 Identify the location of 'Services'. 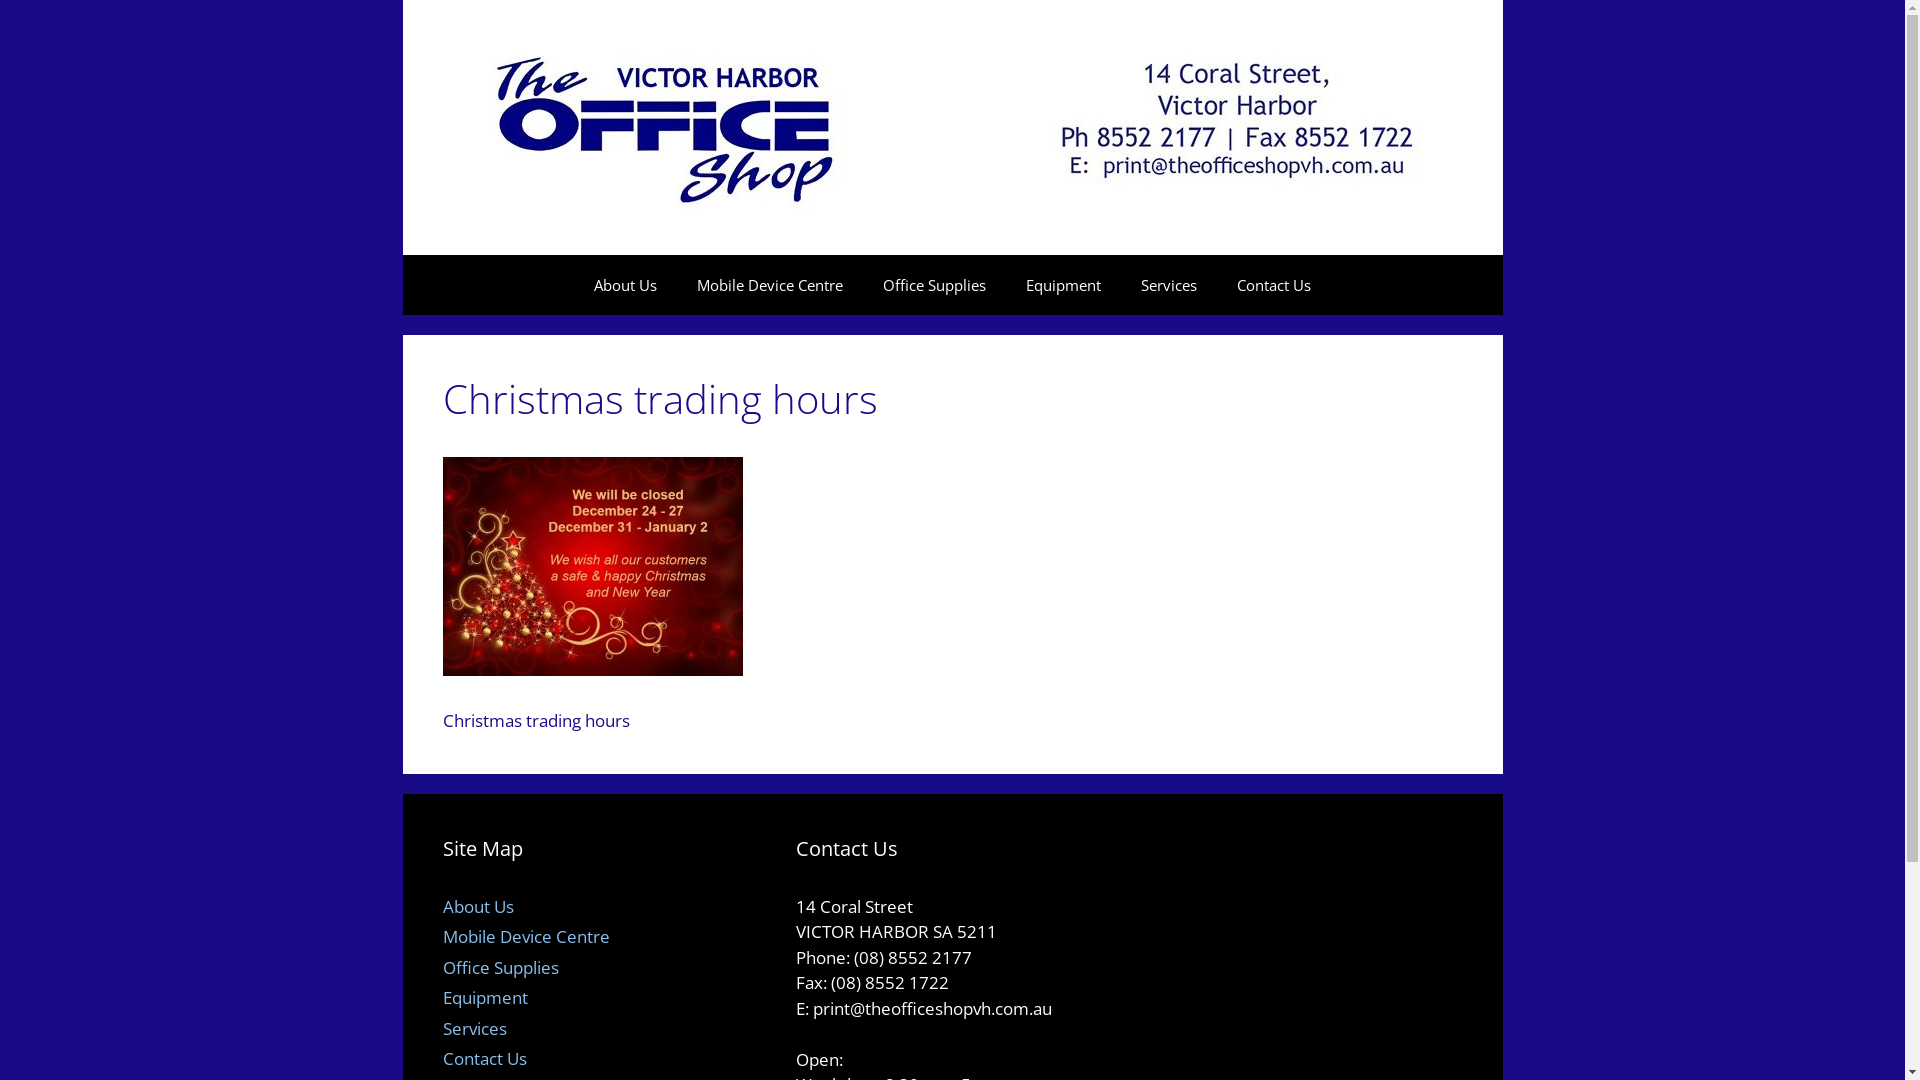
(1121, 285).